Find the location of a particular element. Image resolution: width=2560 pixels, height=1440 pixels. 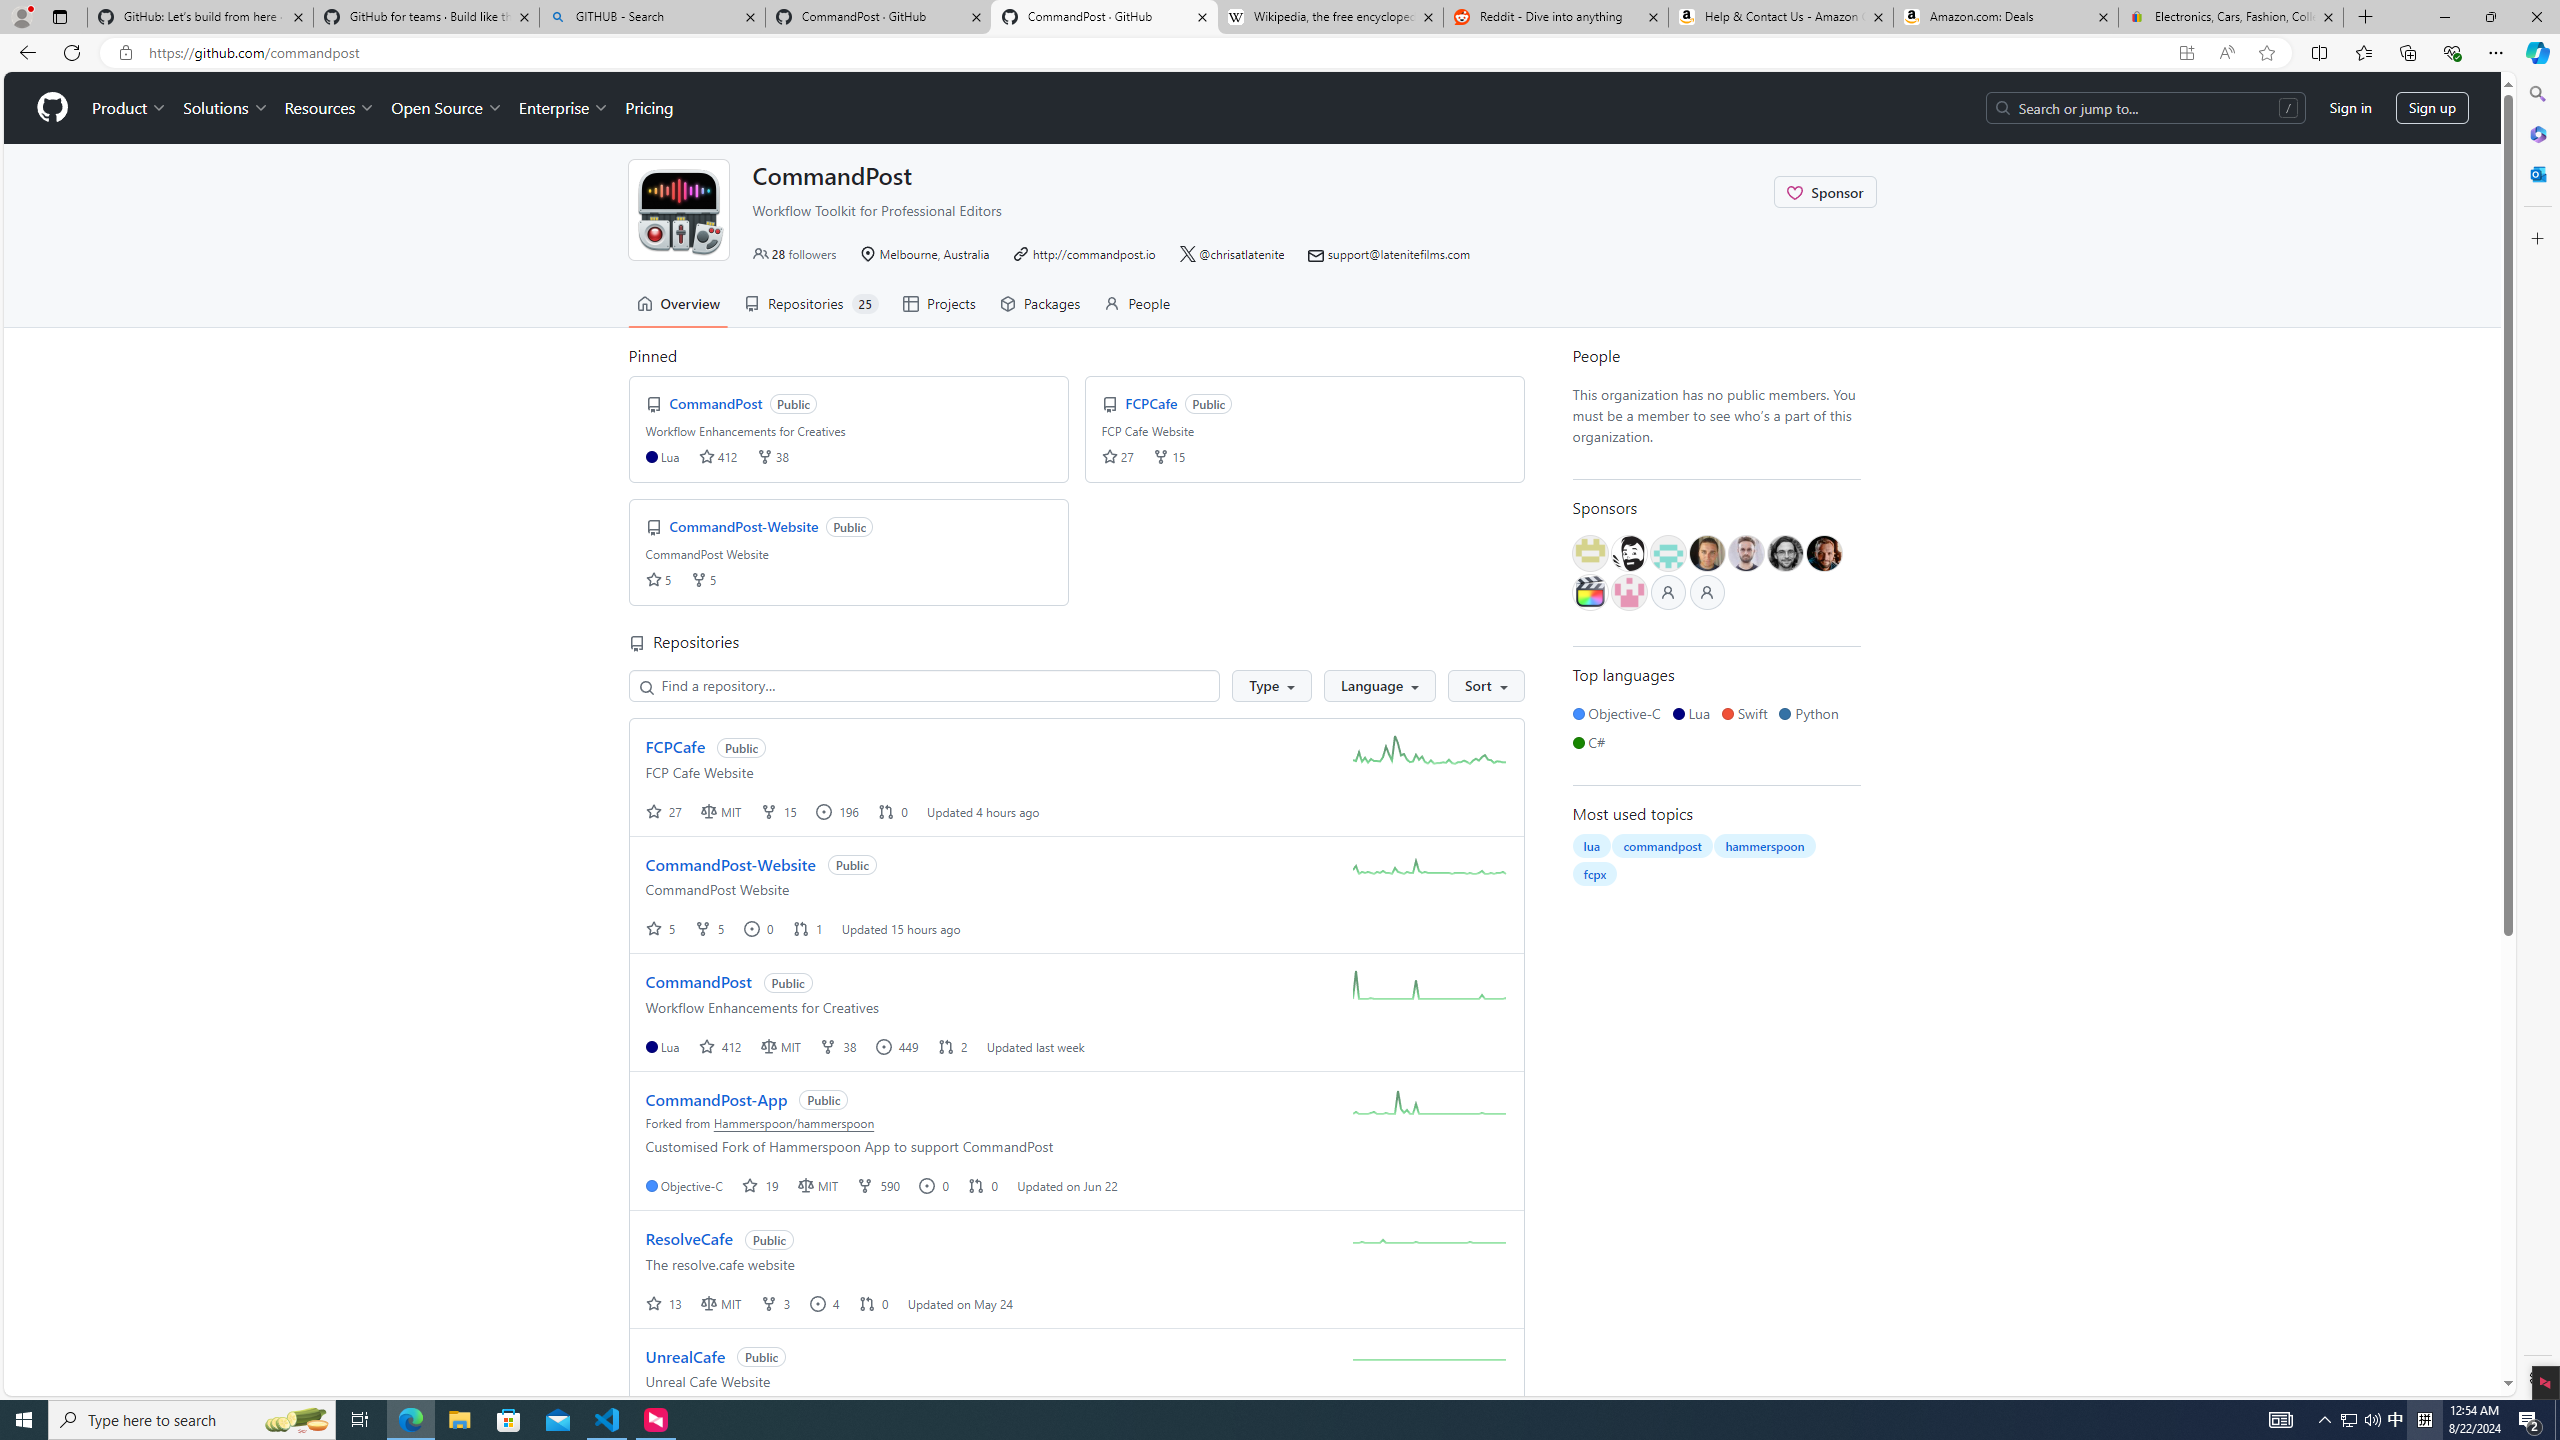

'FCPCafePublicFCP Cafe Website 27 15' is located at coordinates (1304, 428).